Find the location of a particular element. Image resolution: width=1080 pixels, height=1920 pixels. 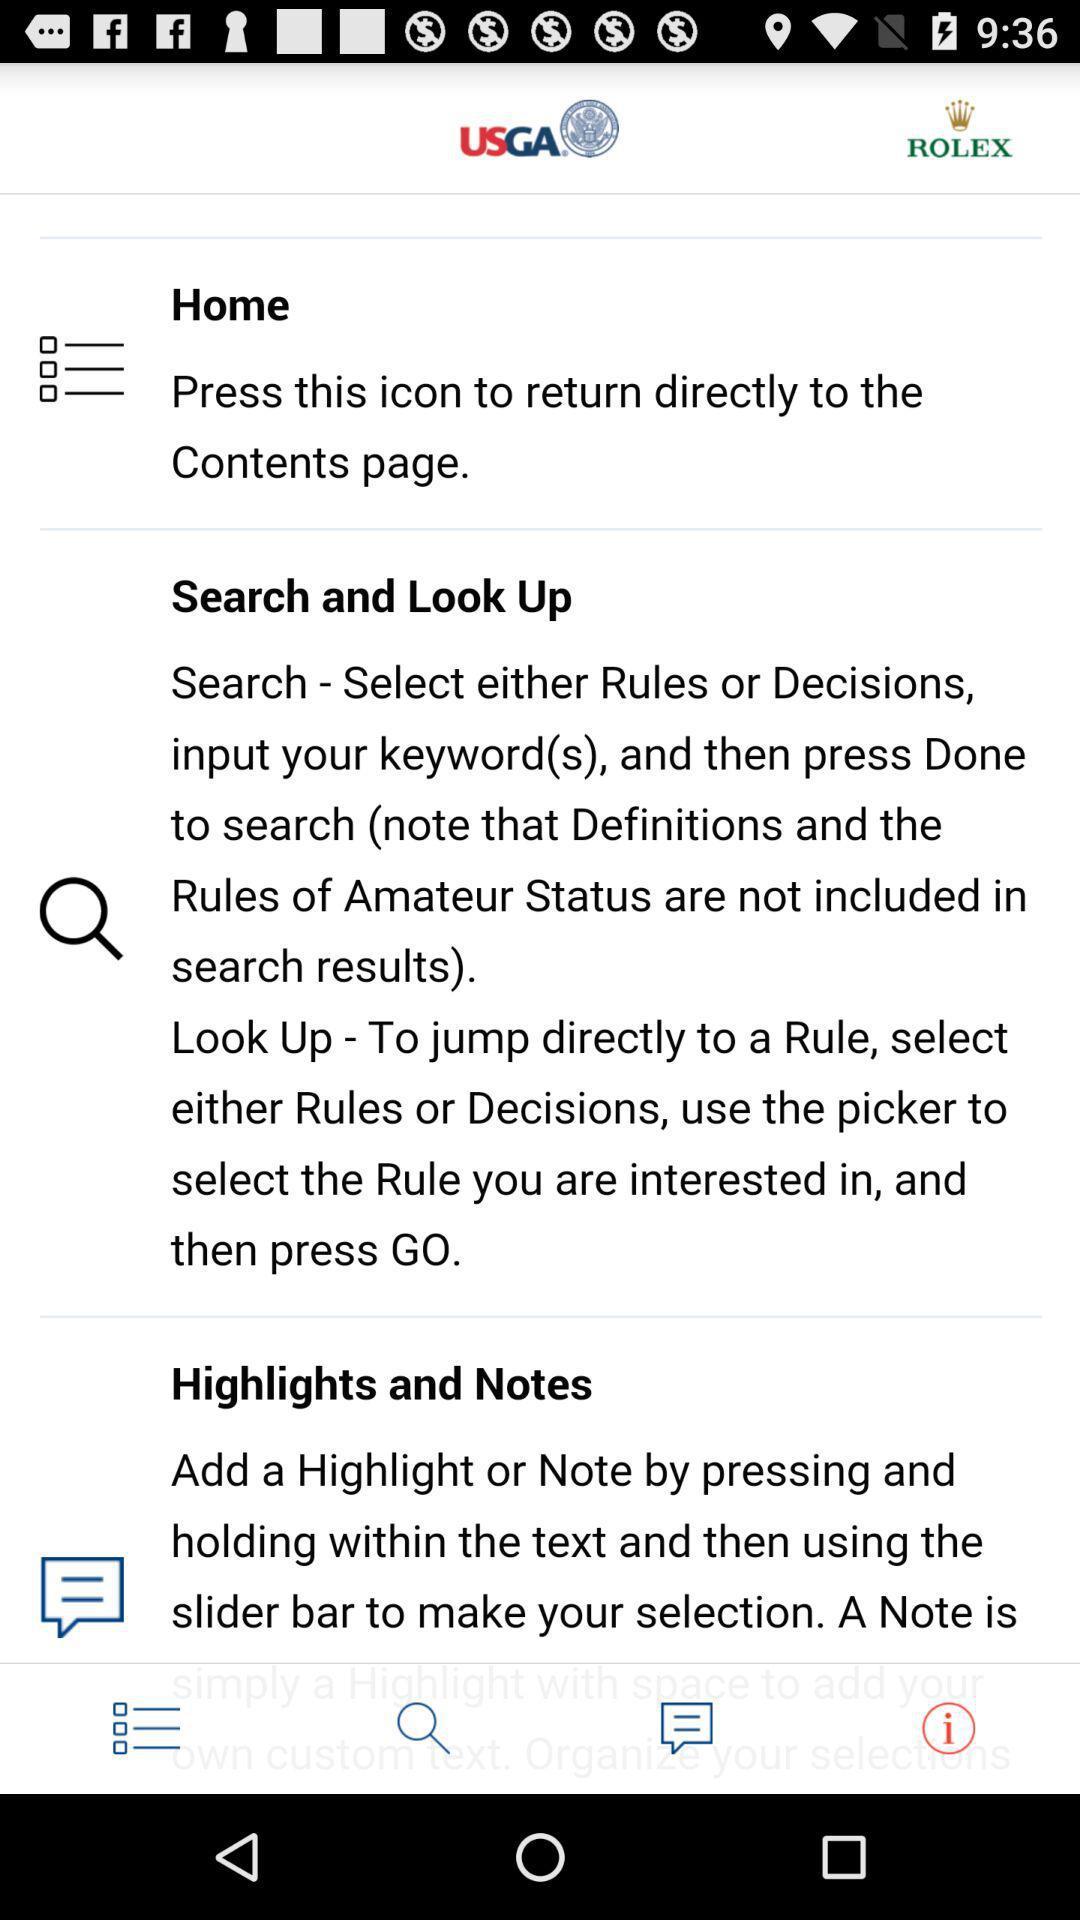

the search icon is located at coordinates (423, 1848).